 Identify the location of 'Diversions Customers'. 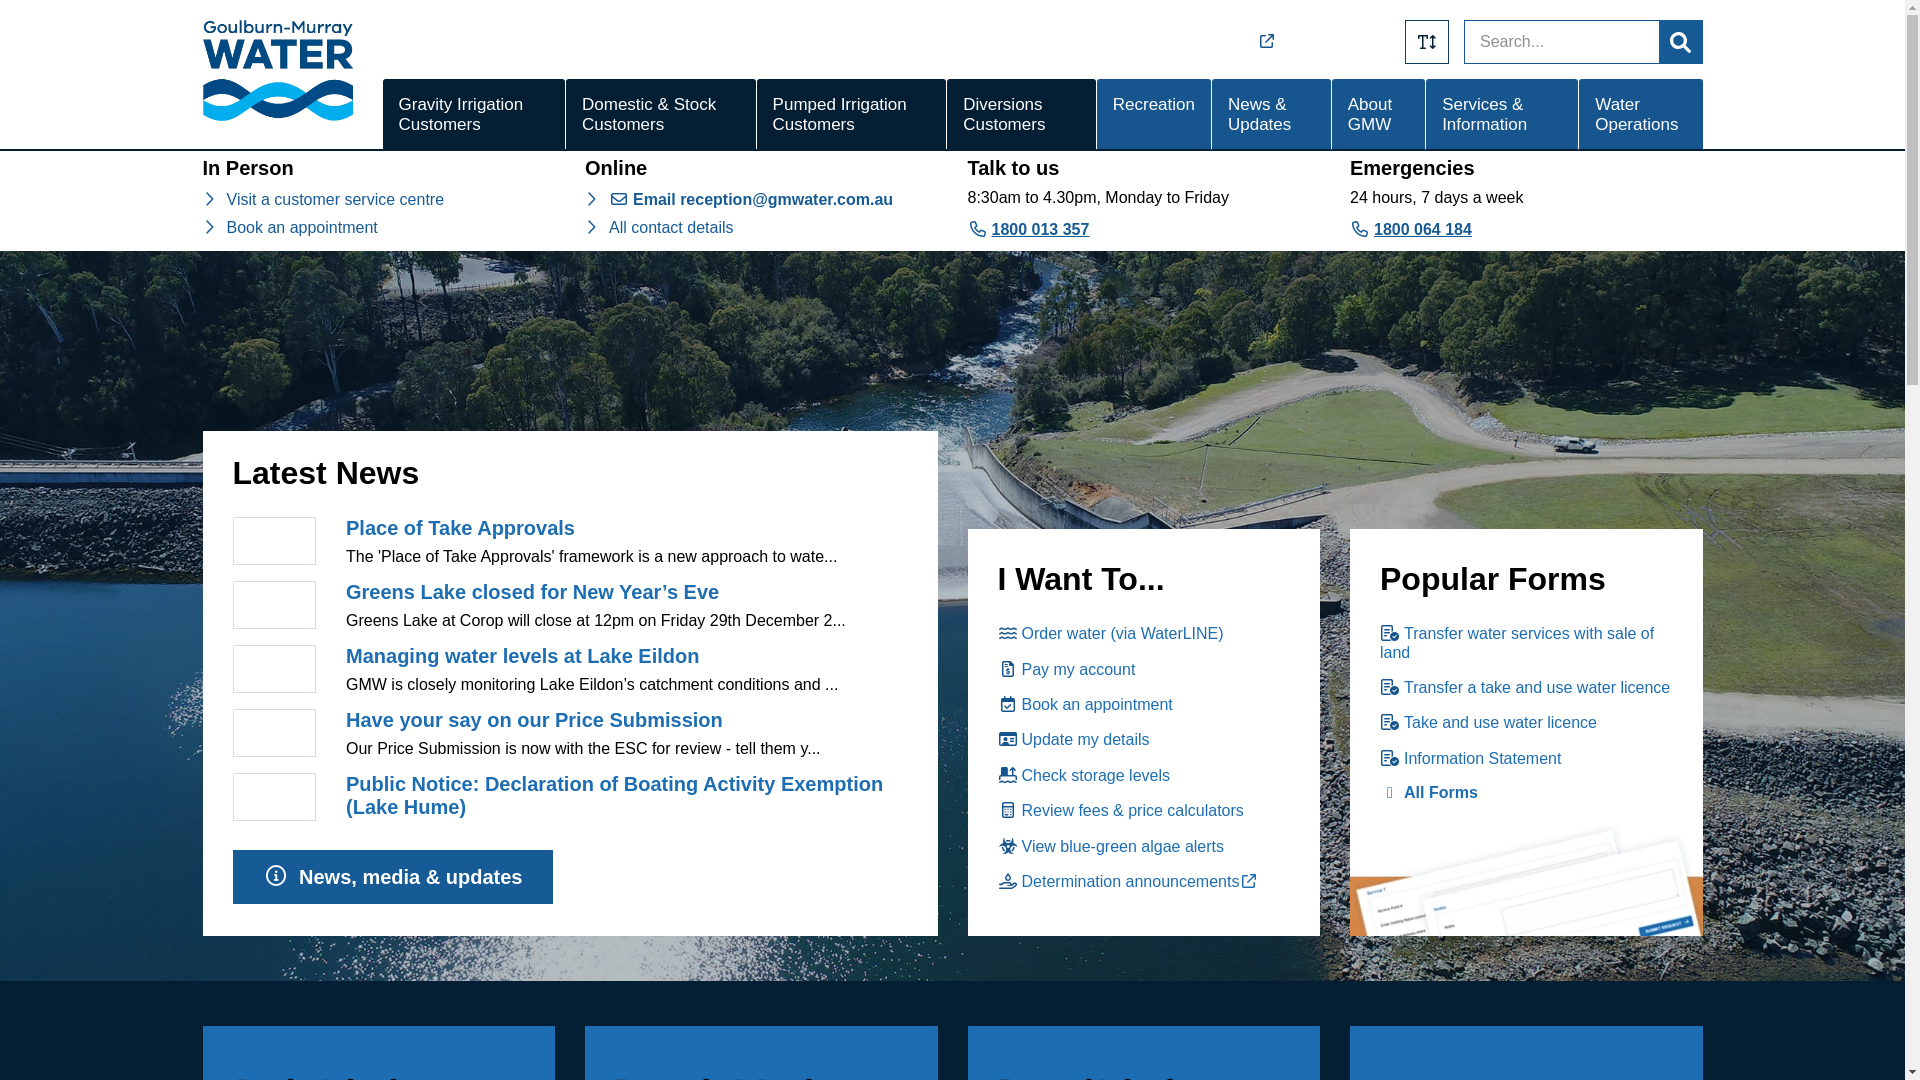
(945, 115).